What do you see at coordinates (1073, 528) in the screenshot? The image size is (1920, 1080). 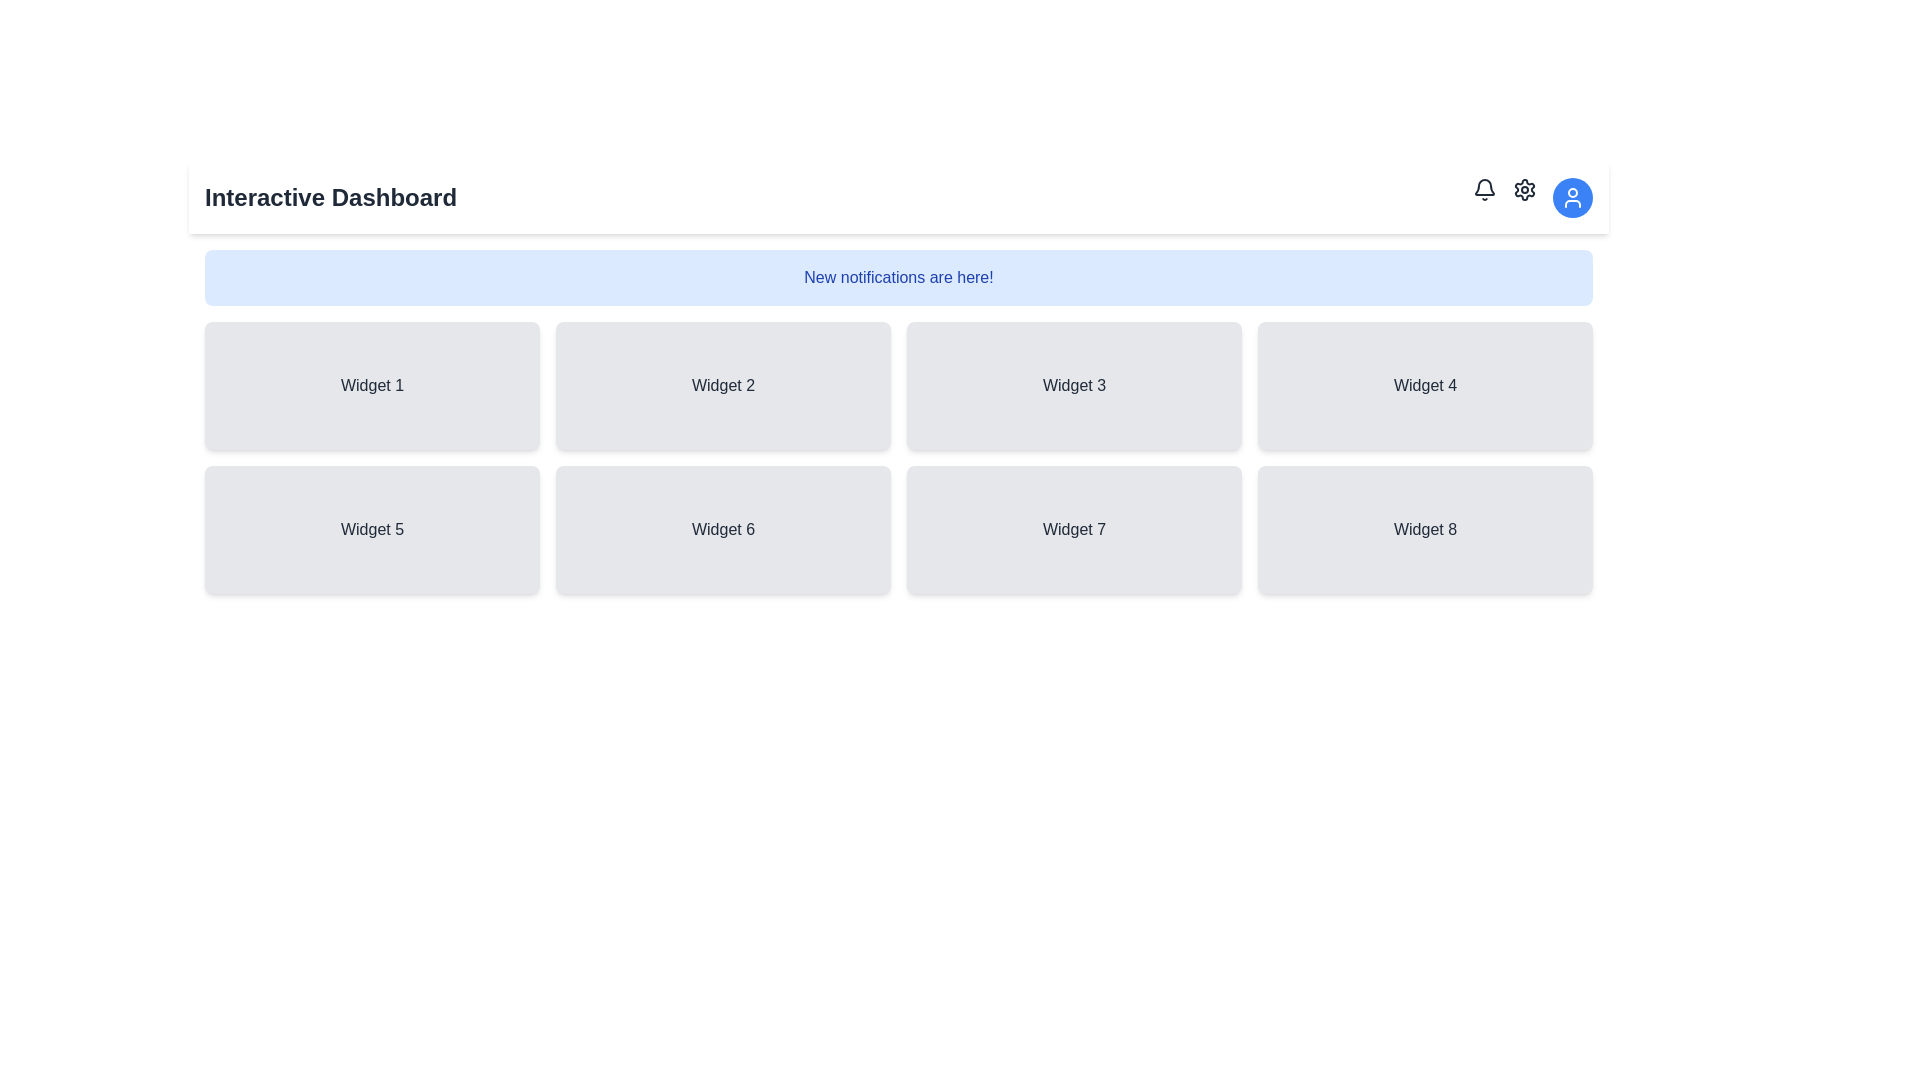 I see `the text label reading 'Widget 7', which is centrally positioned within a gray card in the second row, third column of a grid of widgets` at bounding box center [1073, 528].